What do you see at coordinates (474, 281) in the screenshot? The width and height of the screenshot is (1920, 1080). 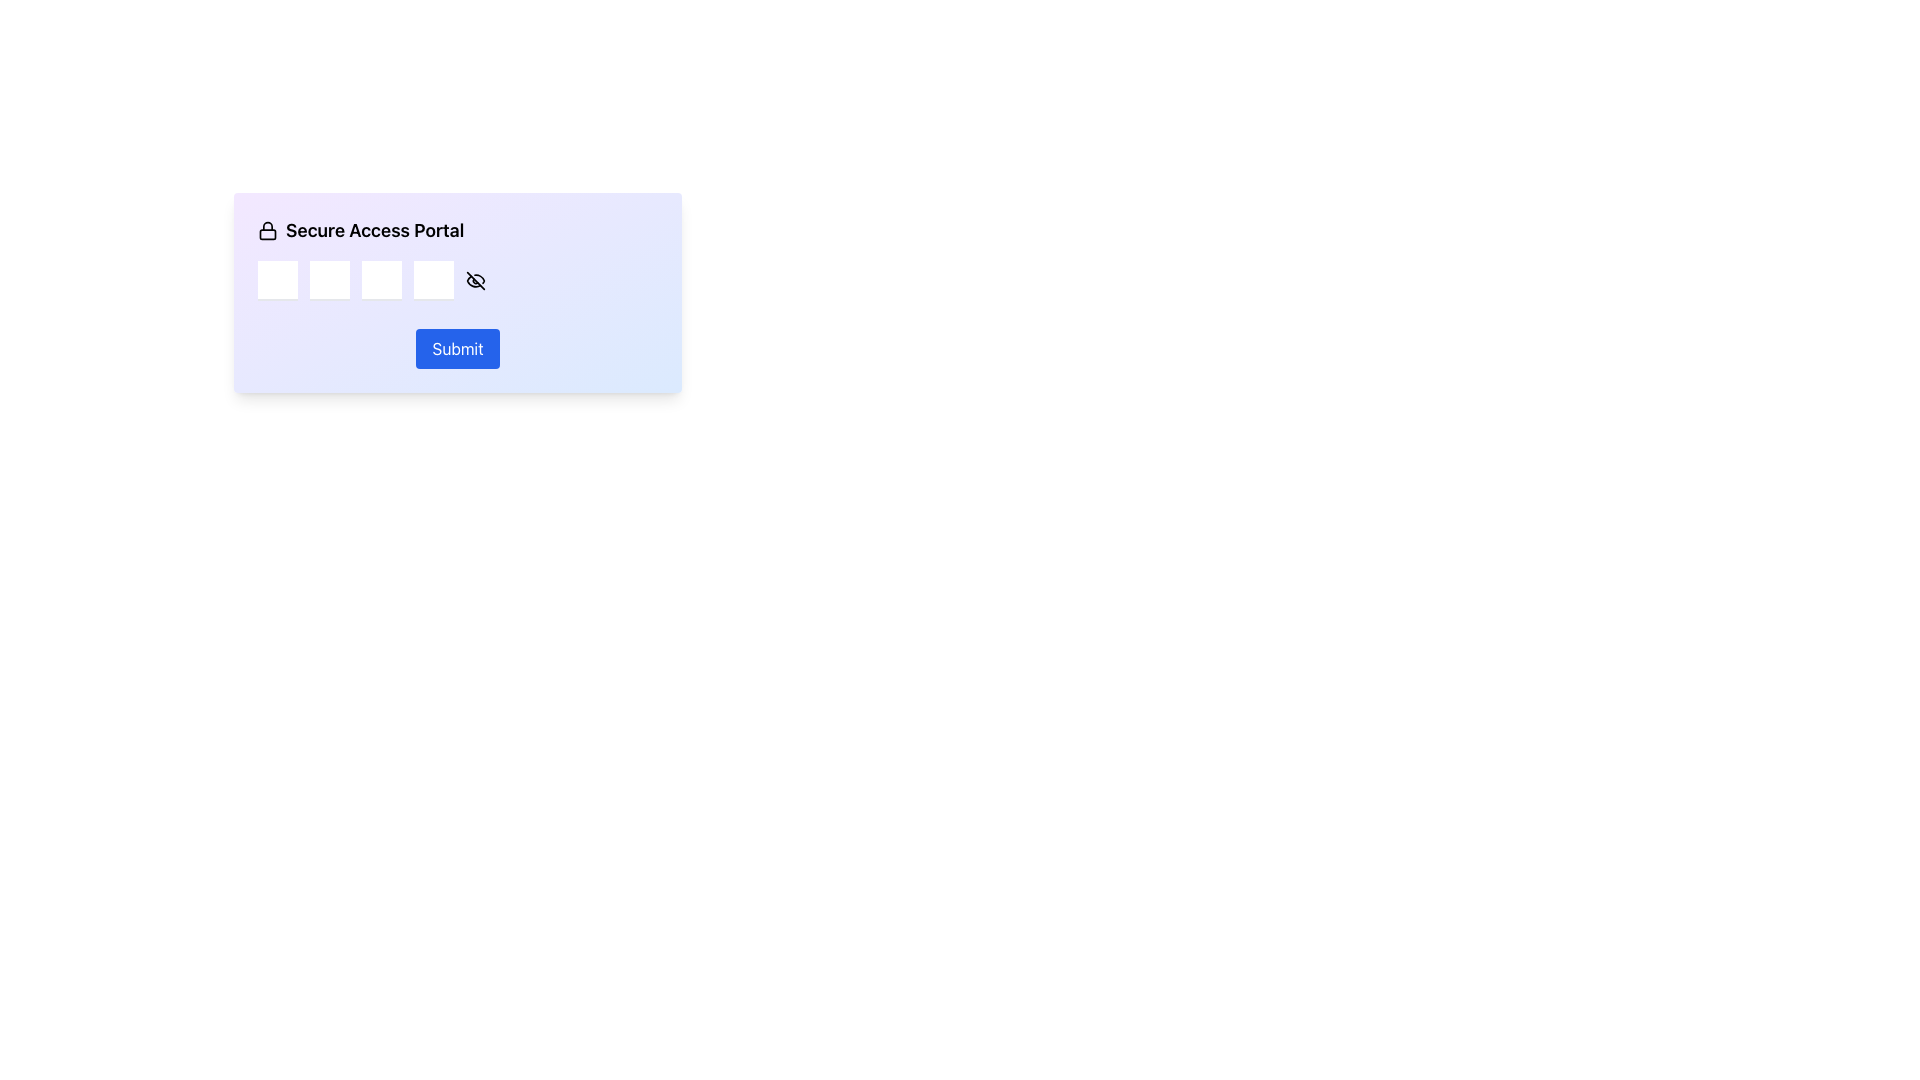 I see `the password visibility toggle icon located at the far right of the password input fields to switch between obscured and plain text viewing of the entered password` at bounding box center [474, 281].